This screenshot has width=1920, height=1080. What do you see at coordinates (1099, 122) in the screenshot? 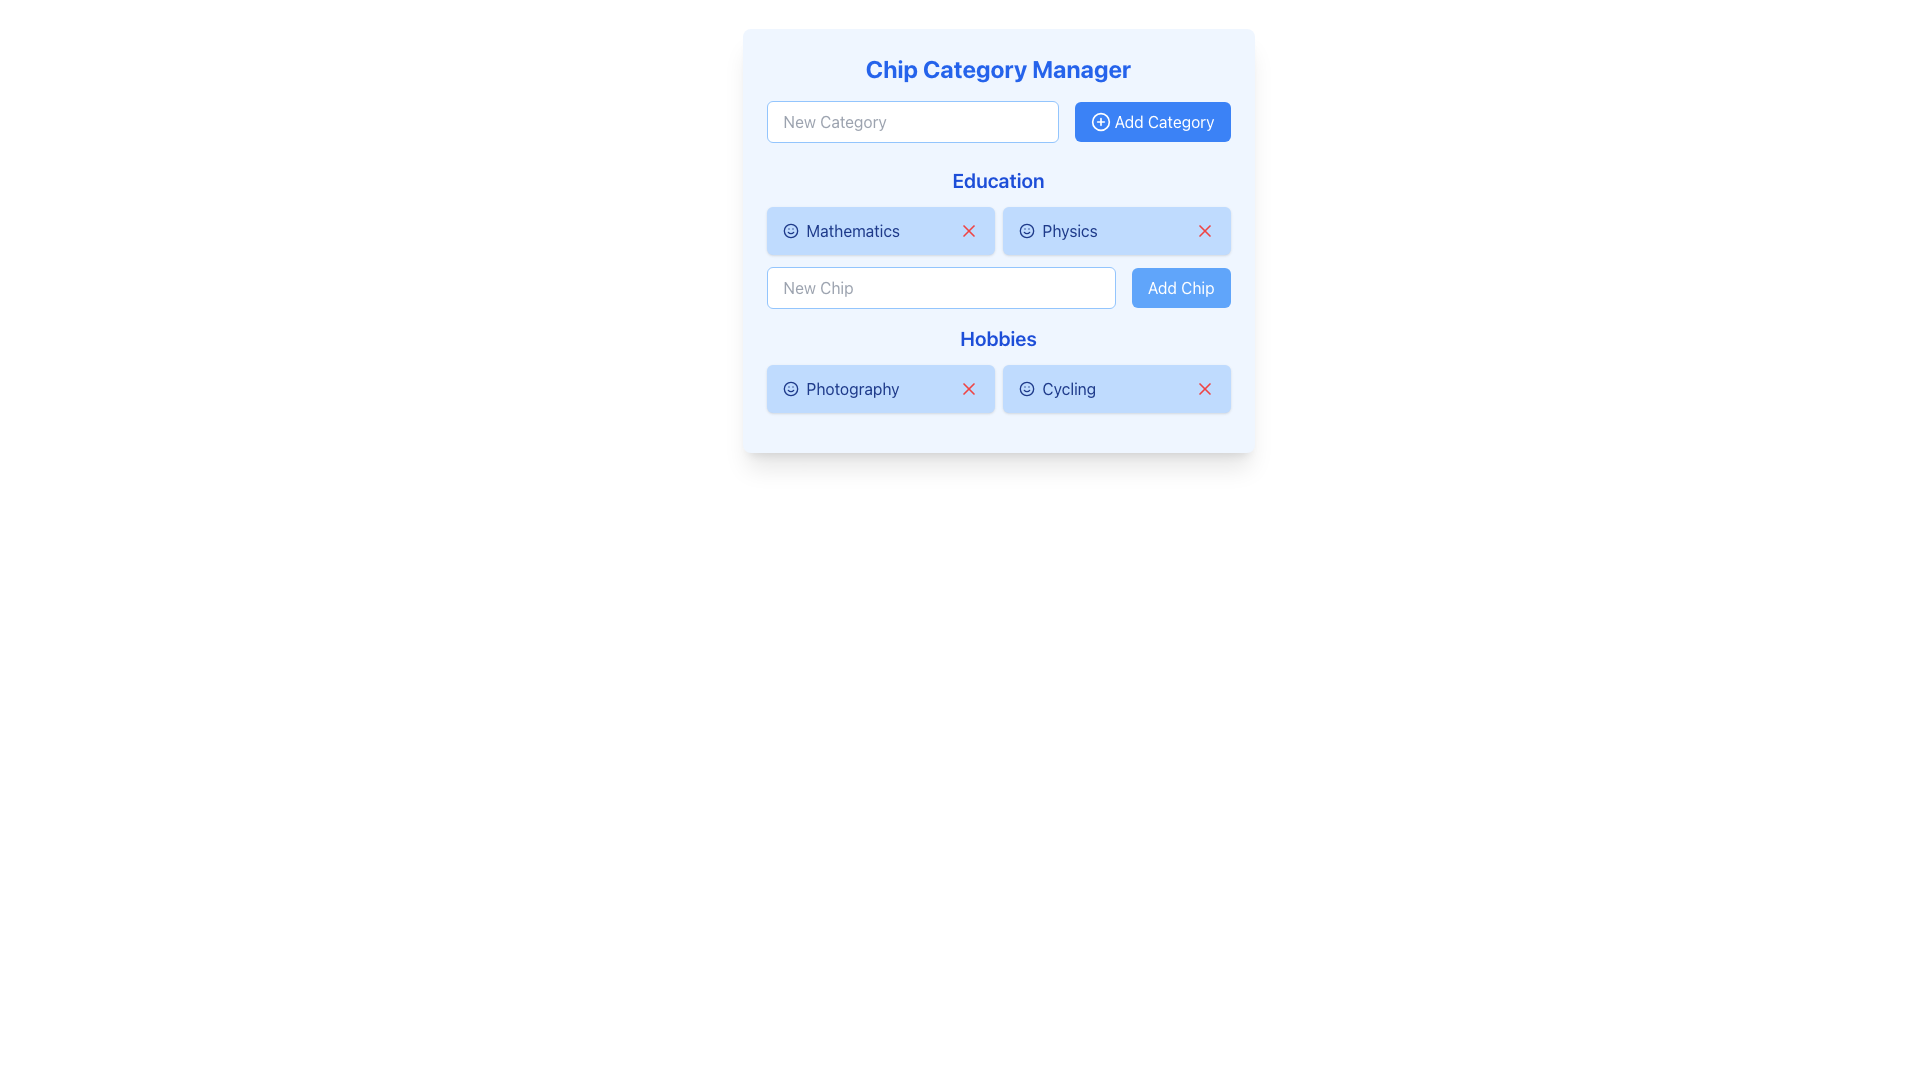
I see `the icon located on the far-left side of the 'Add Category' button` at bounding box center [1099, 122].